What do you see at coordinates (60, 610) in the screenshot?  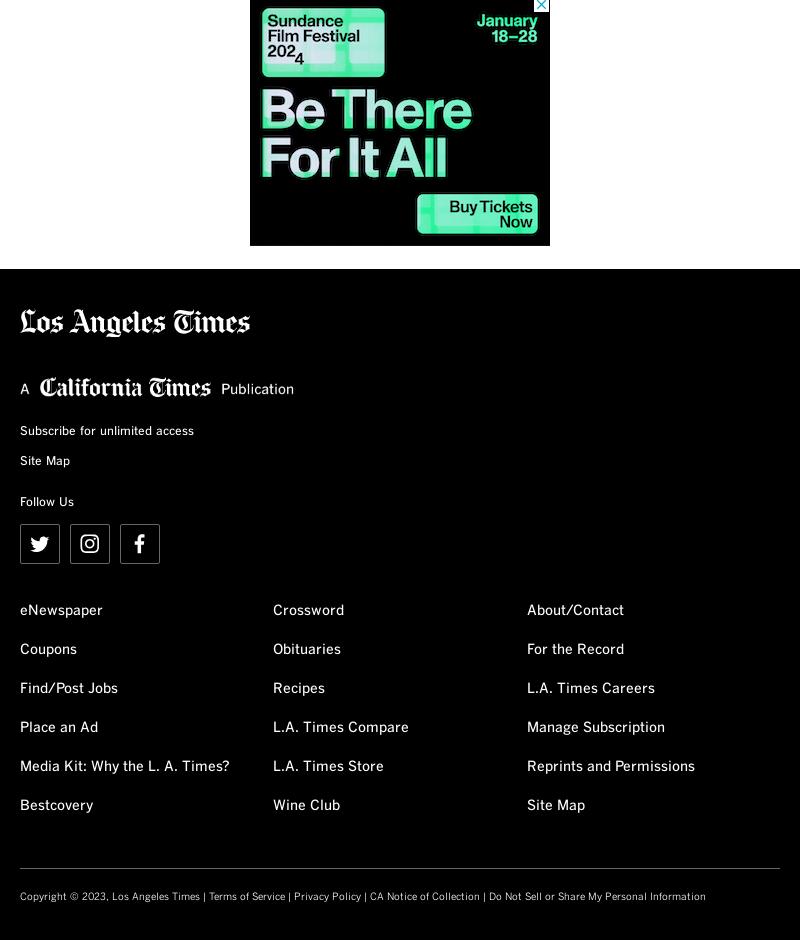 I see `'eNewspaper'` at bounding box center [60, 610].